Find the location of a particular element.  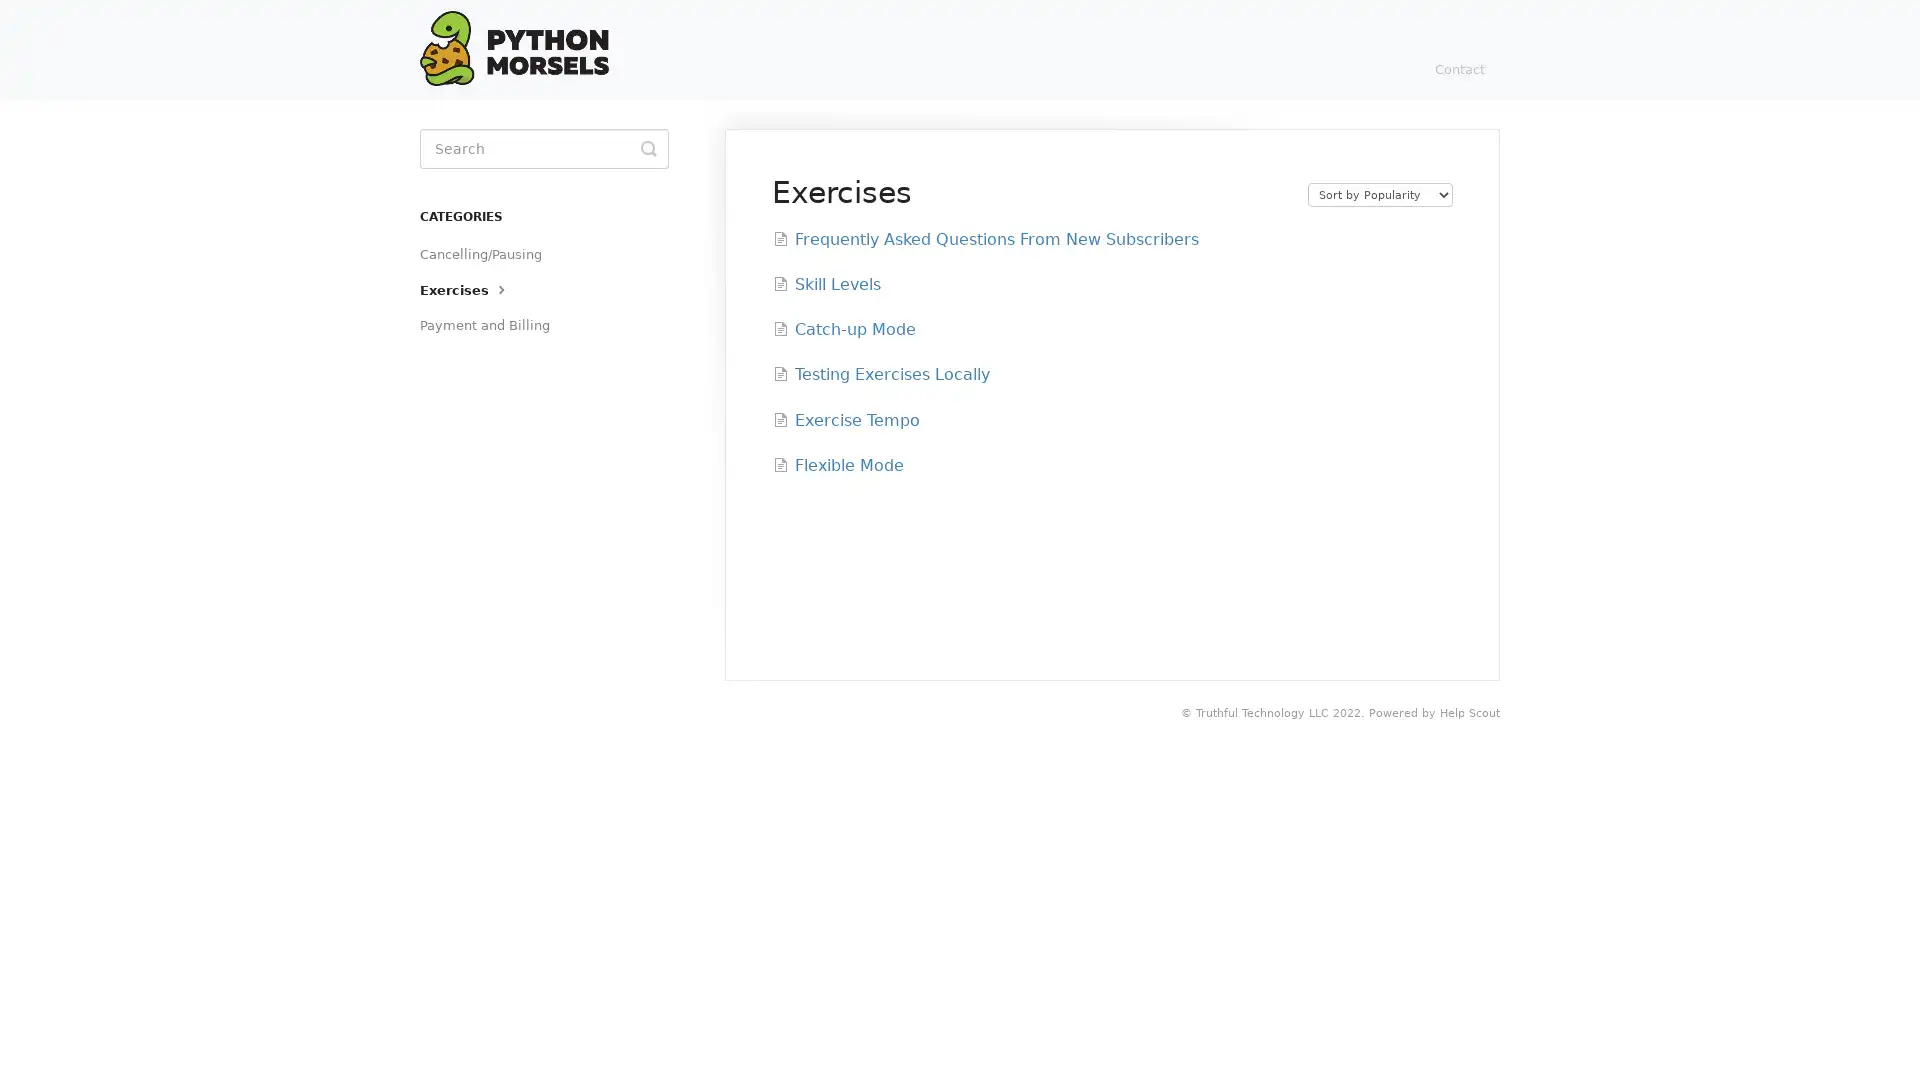

Toggle Search is located at coordinates (648, 148).